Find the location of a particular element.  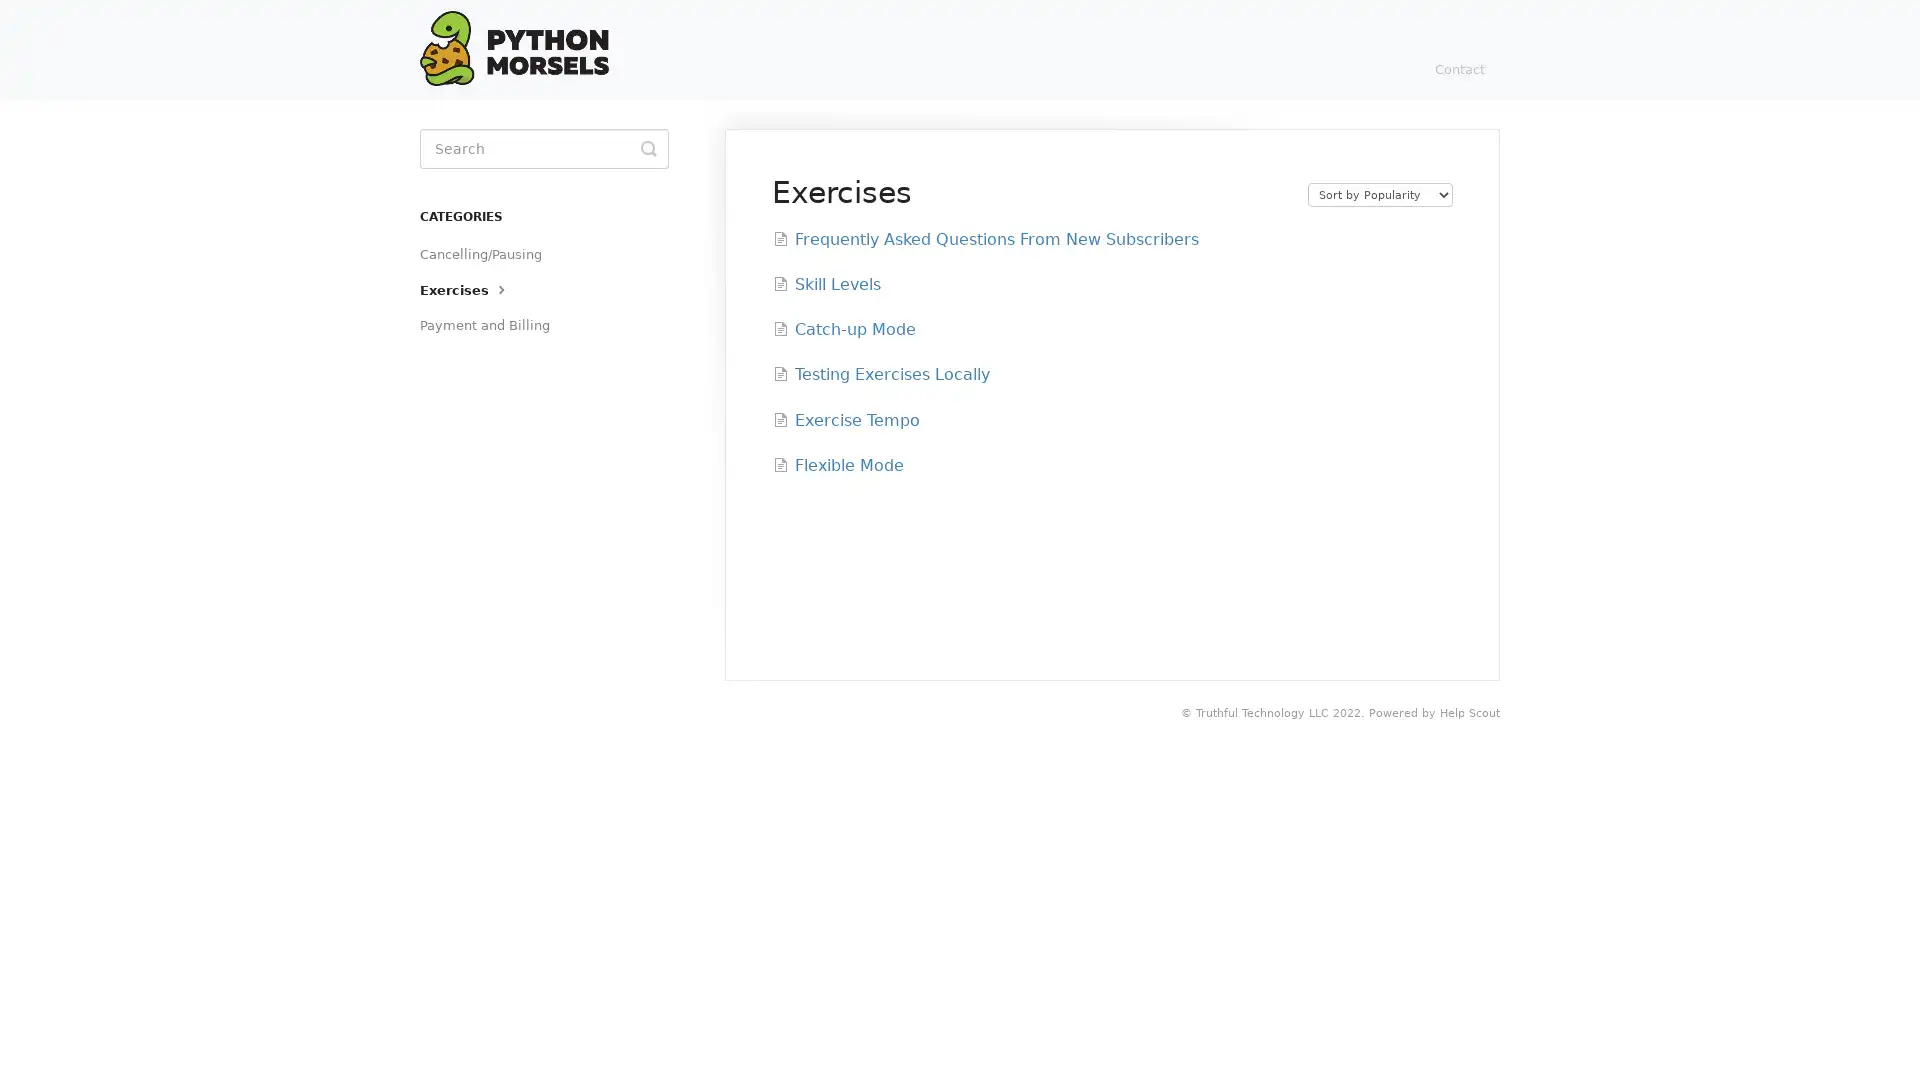

Toggle Search is located at coordinates (648, 148).